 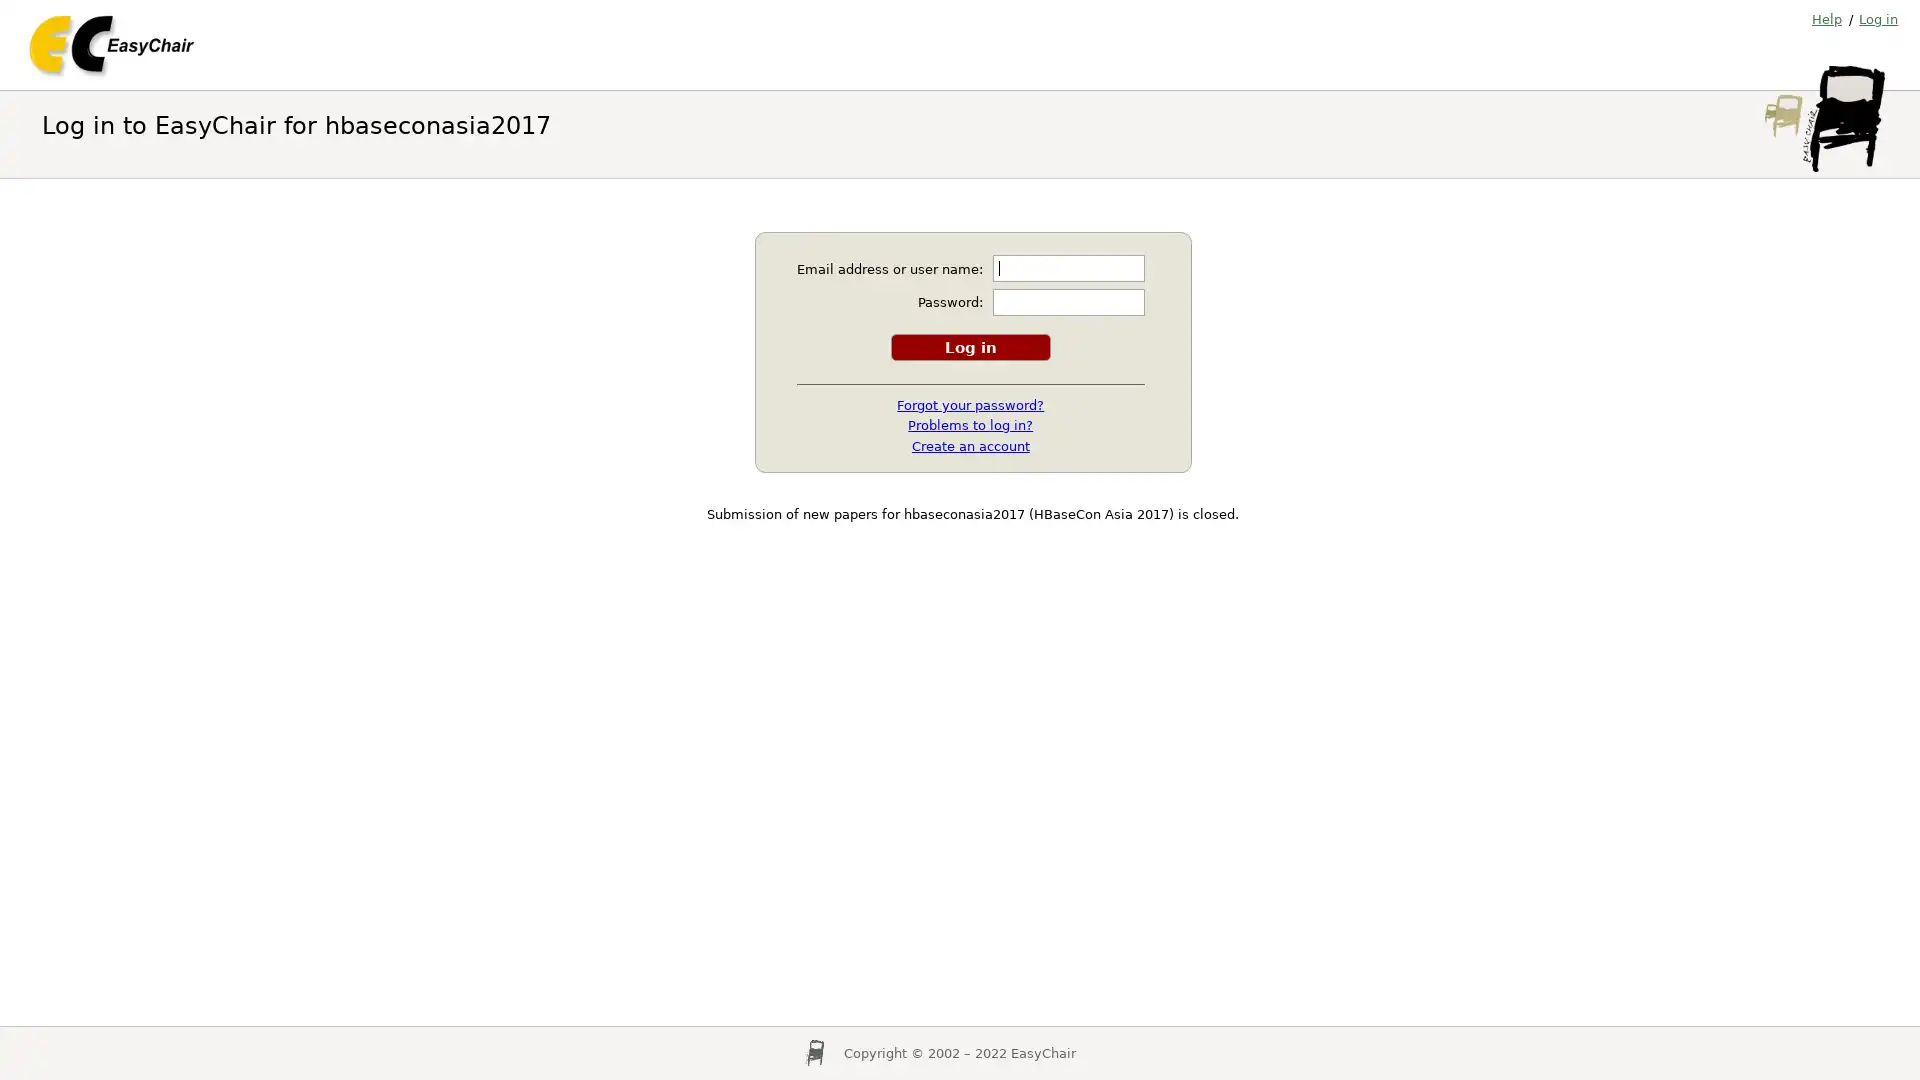 I want to click on Log in, so click(x=969, y=345).